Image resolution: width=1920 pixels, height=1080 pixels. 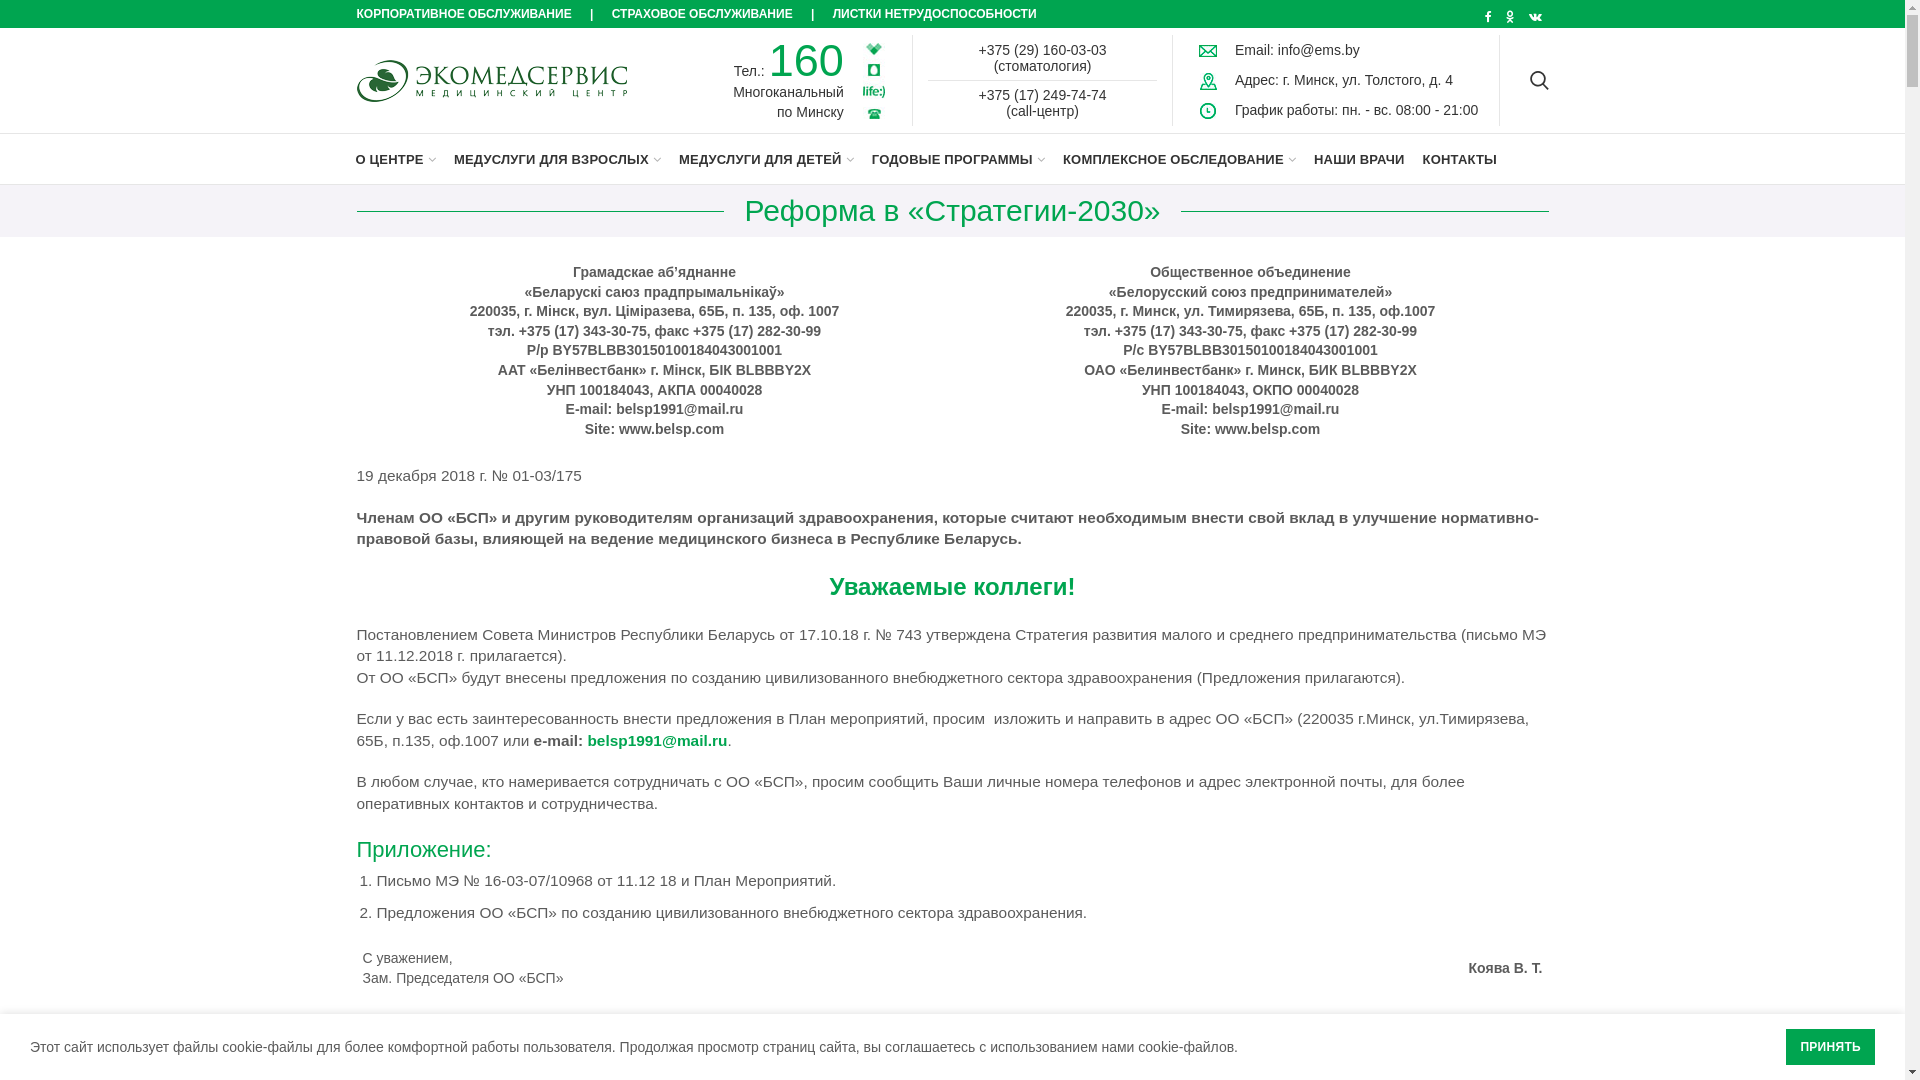 What do you see at coordinates (806, 59) in the screenshot?
I see `'160'` at bounding box center [806, 59].